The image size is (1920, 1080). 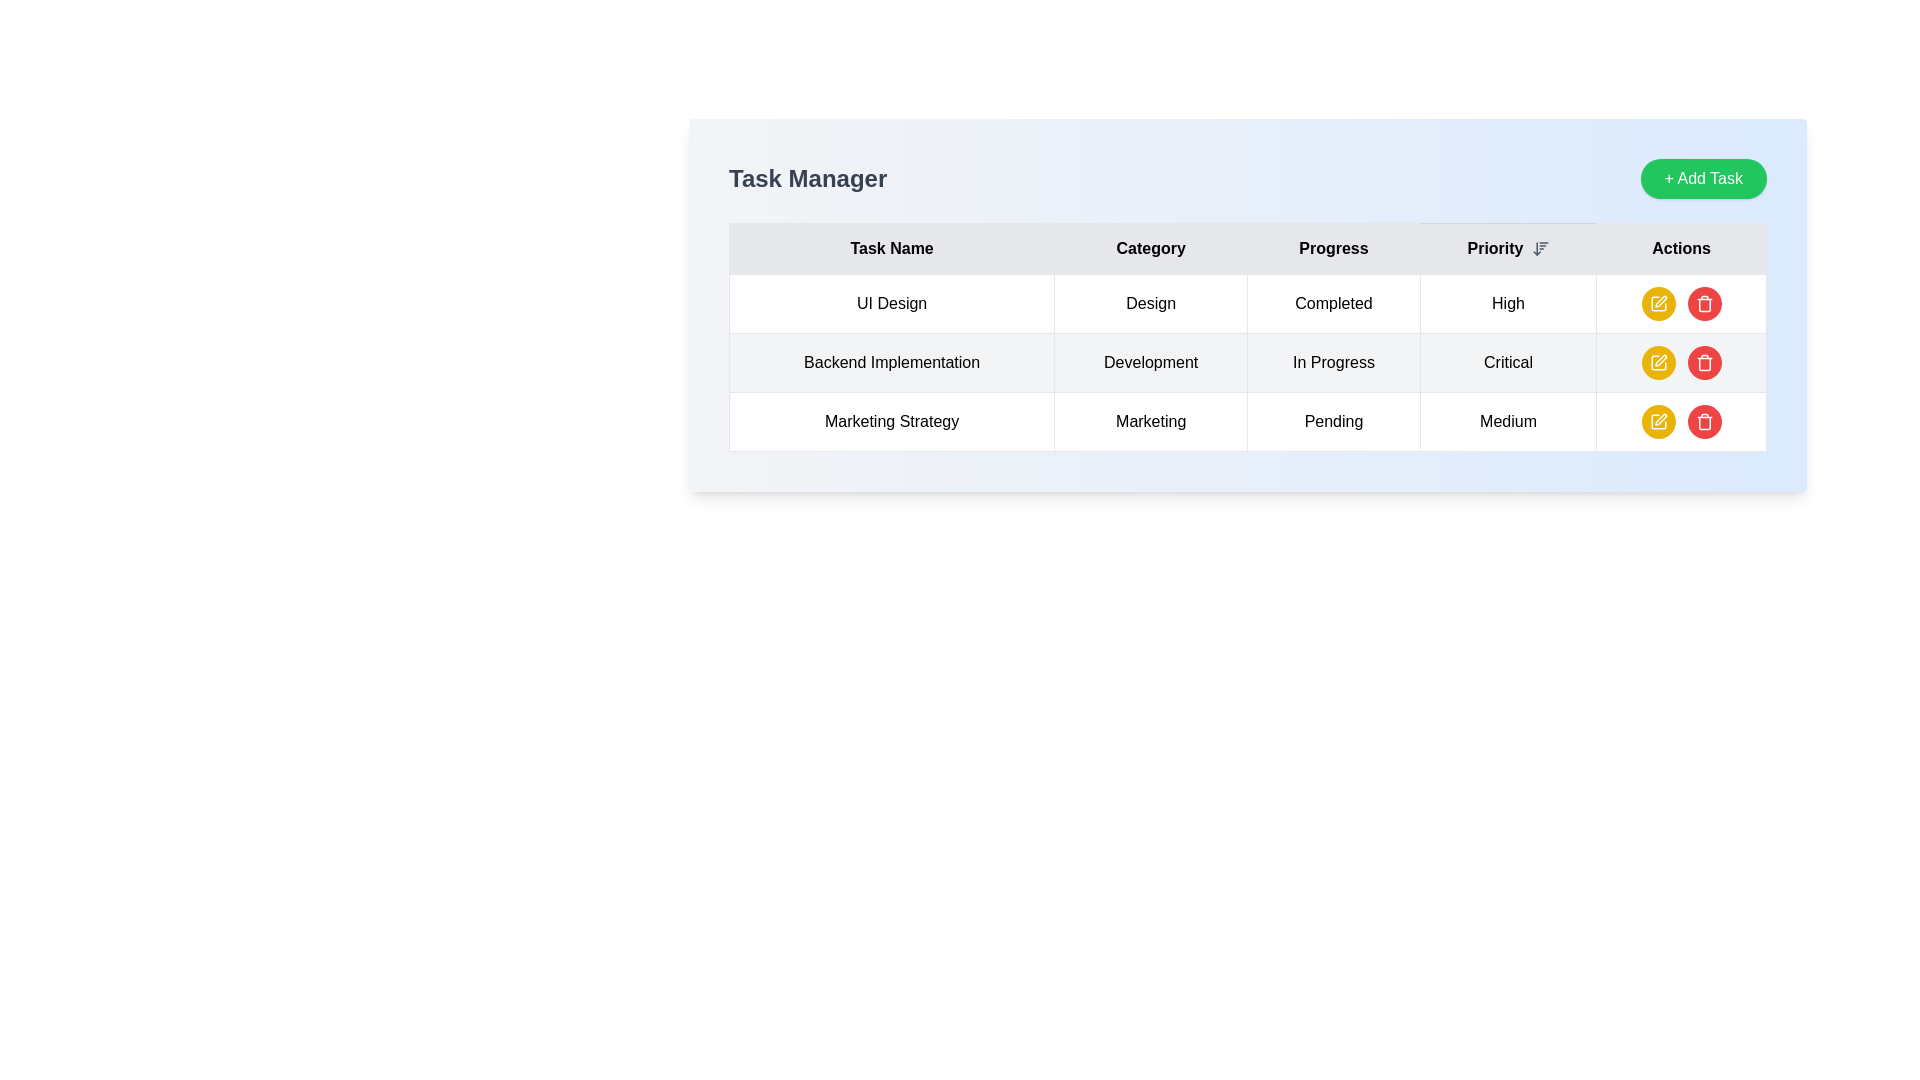 I want to click on the Icon Button that resembles a downward arrow with horizontal lines, located in the header of the 'Priority' column, so click(x=1539, y=248).